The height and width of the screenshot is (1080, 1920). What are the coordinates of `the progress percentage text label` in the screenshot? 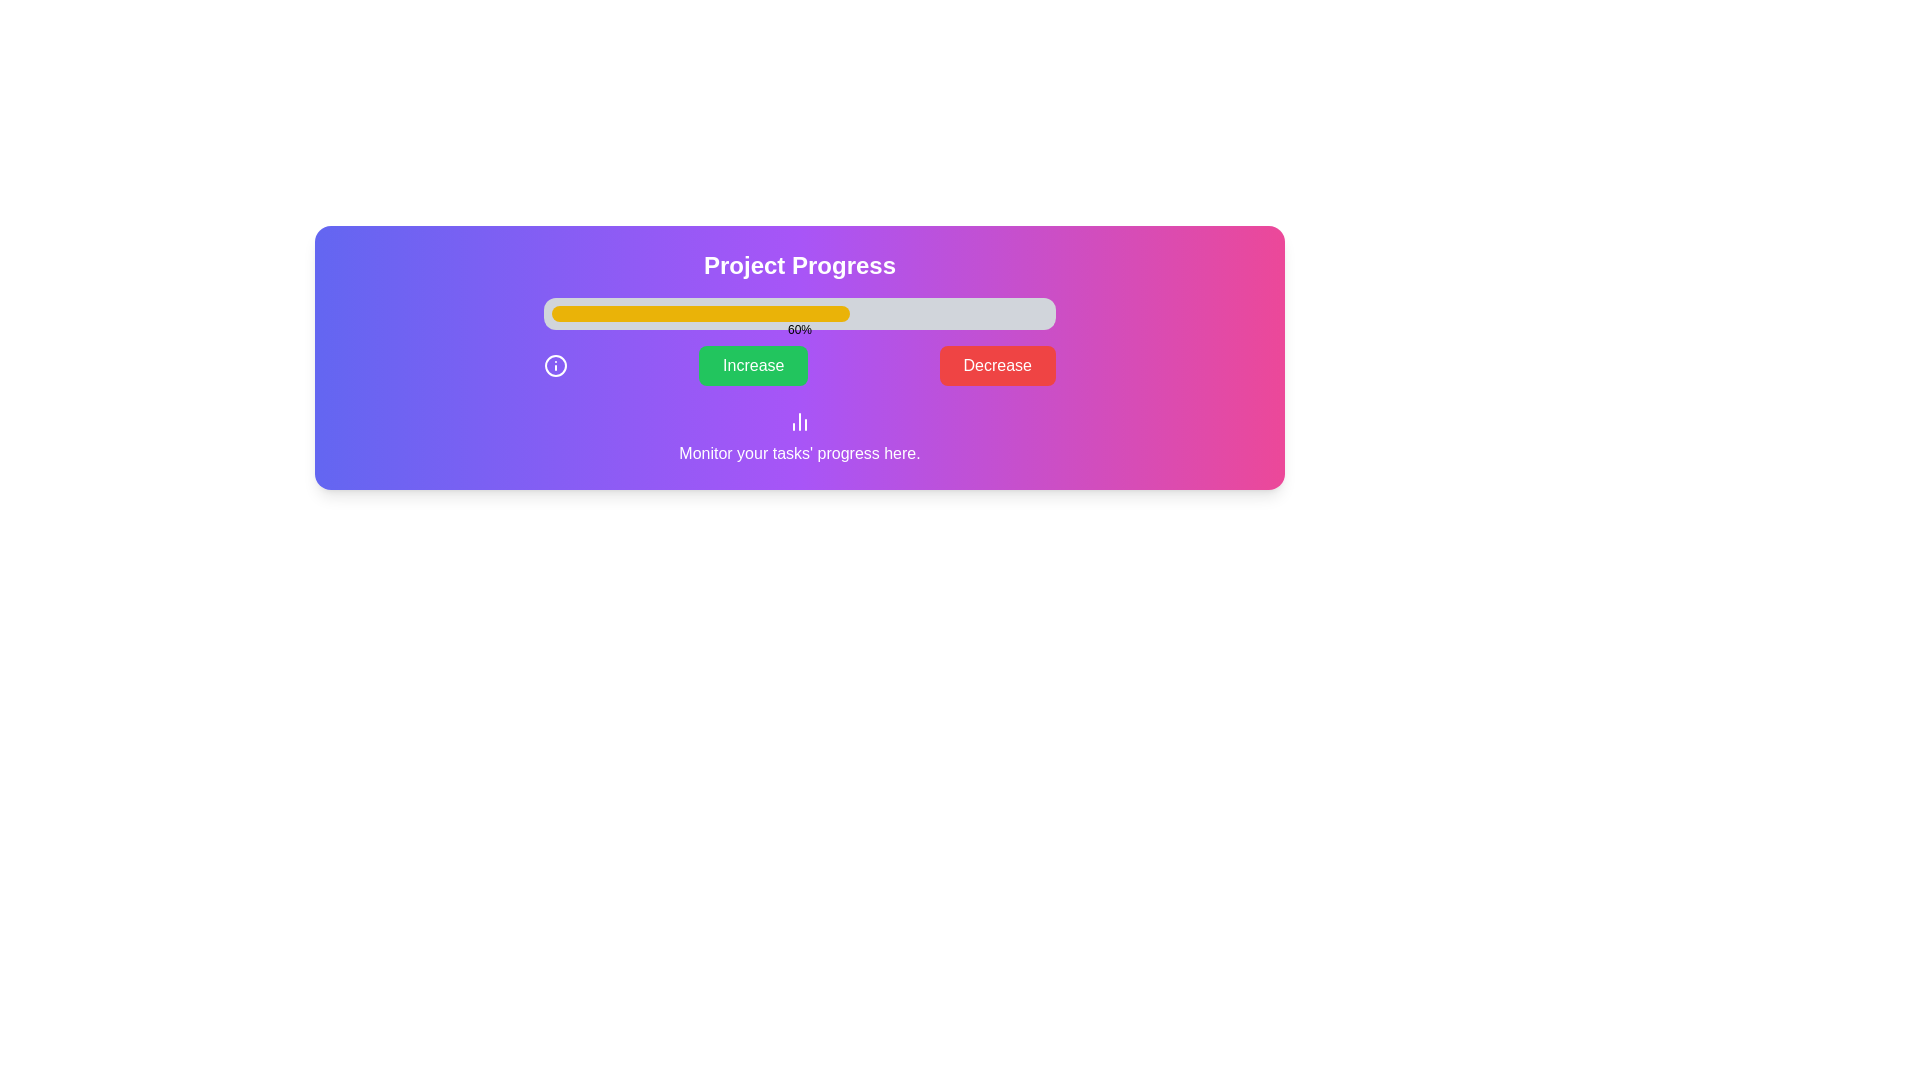 It's located at (800, 329).